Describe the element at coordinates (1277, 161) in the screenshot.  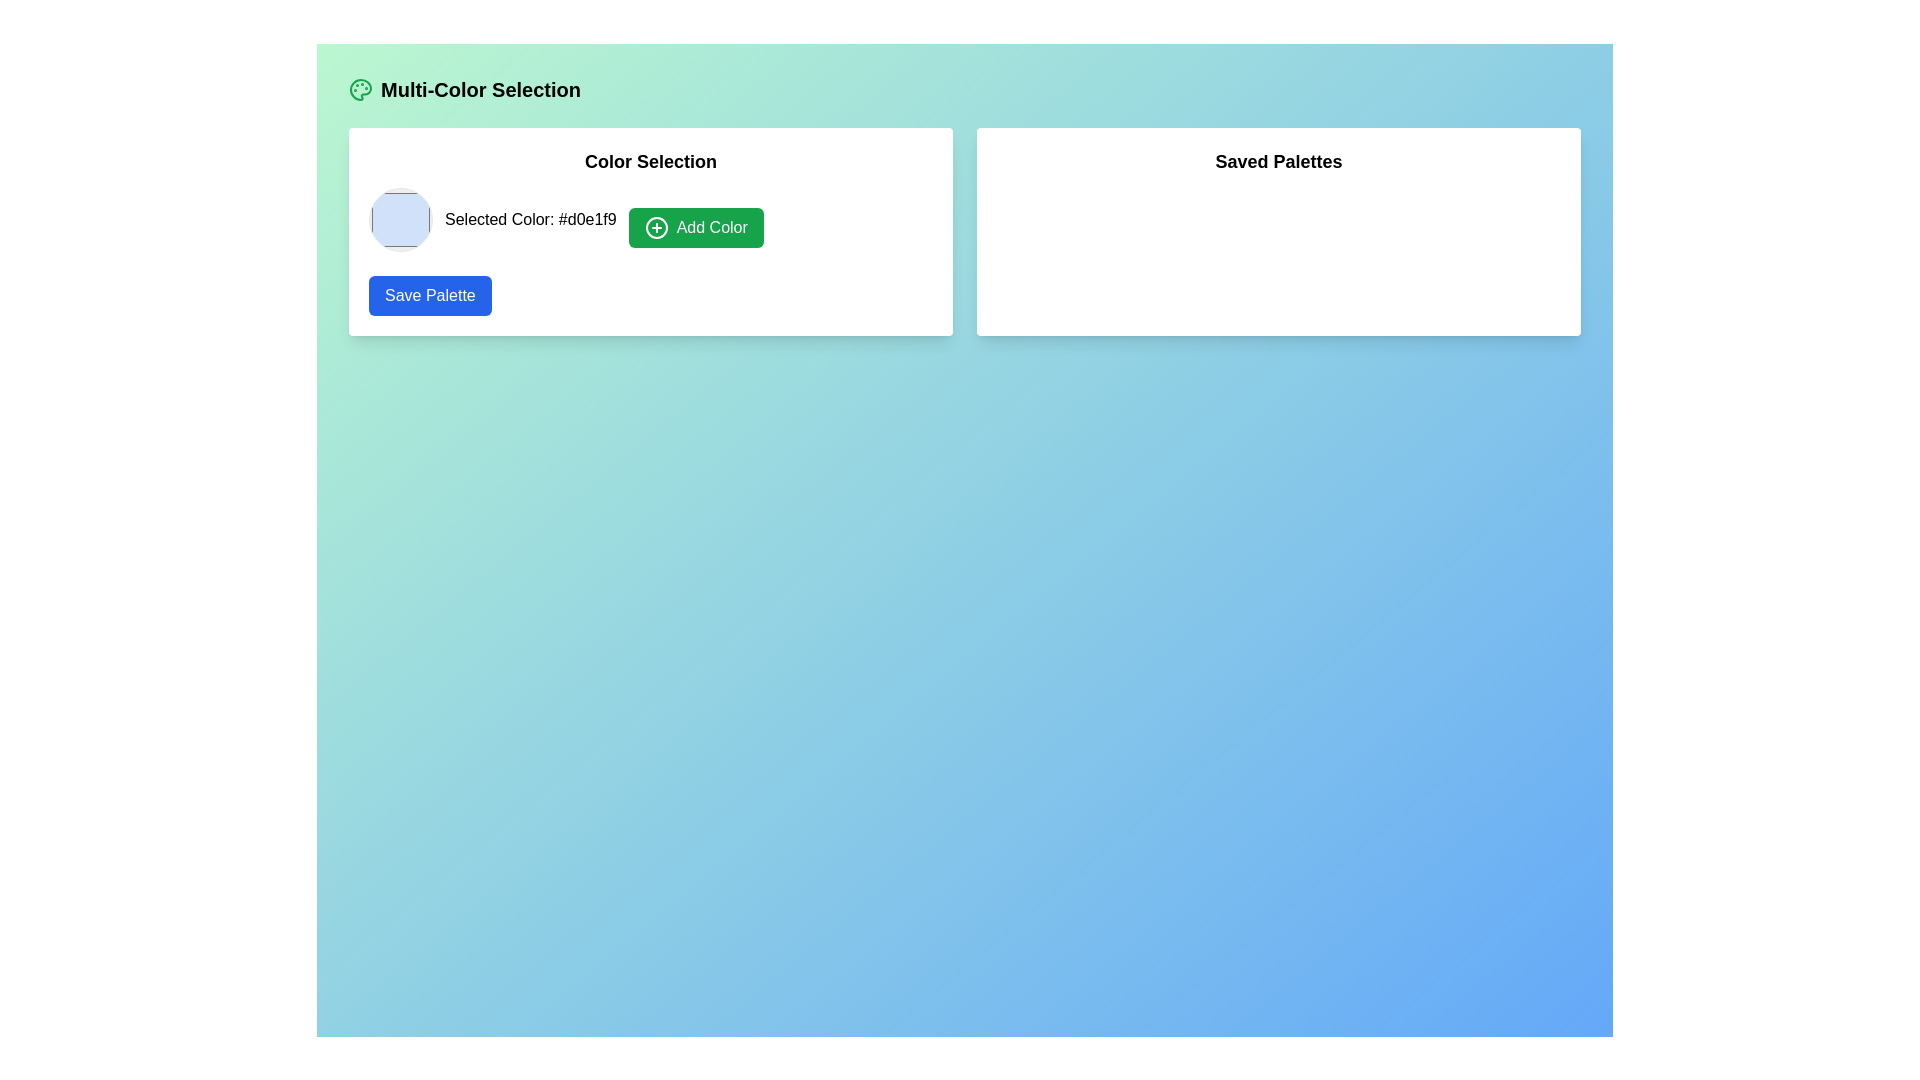
I see `the Text Label that serves as a heading for the panel indicating the content of saved color palettes, positioned in the upper right area of the interface` at that location.